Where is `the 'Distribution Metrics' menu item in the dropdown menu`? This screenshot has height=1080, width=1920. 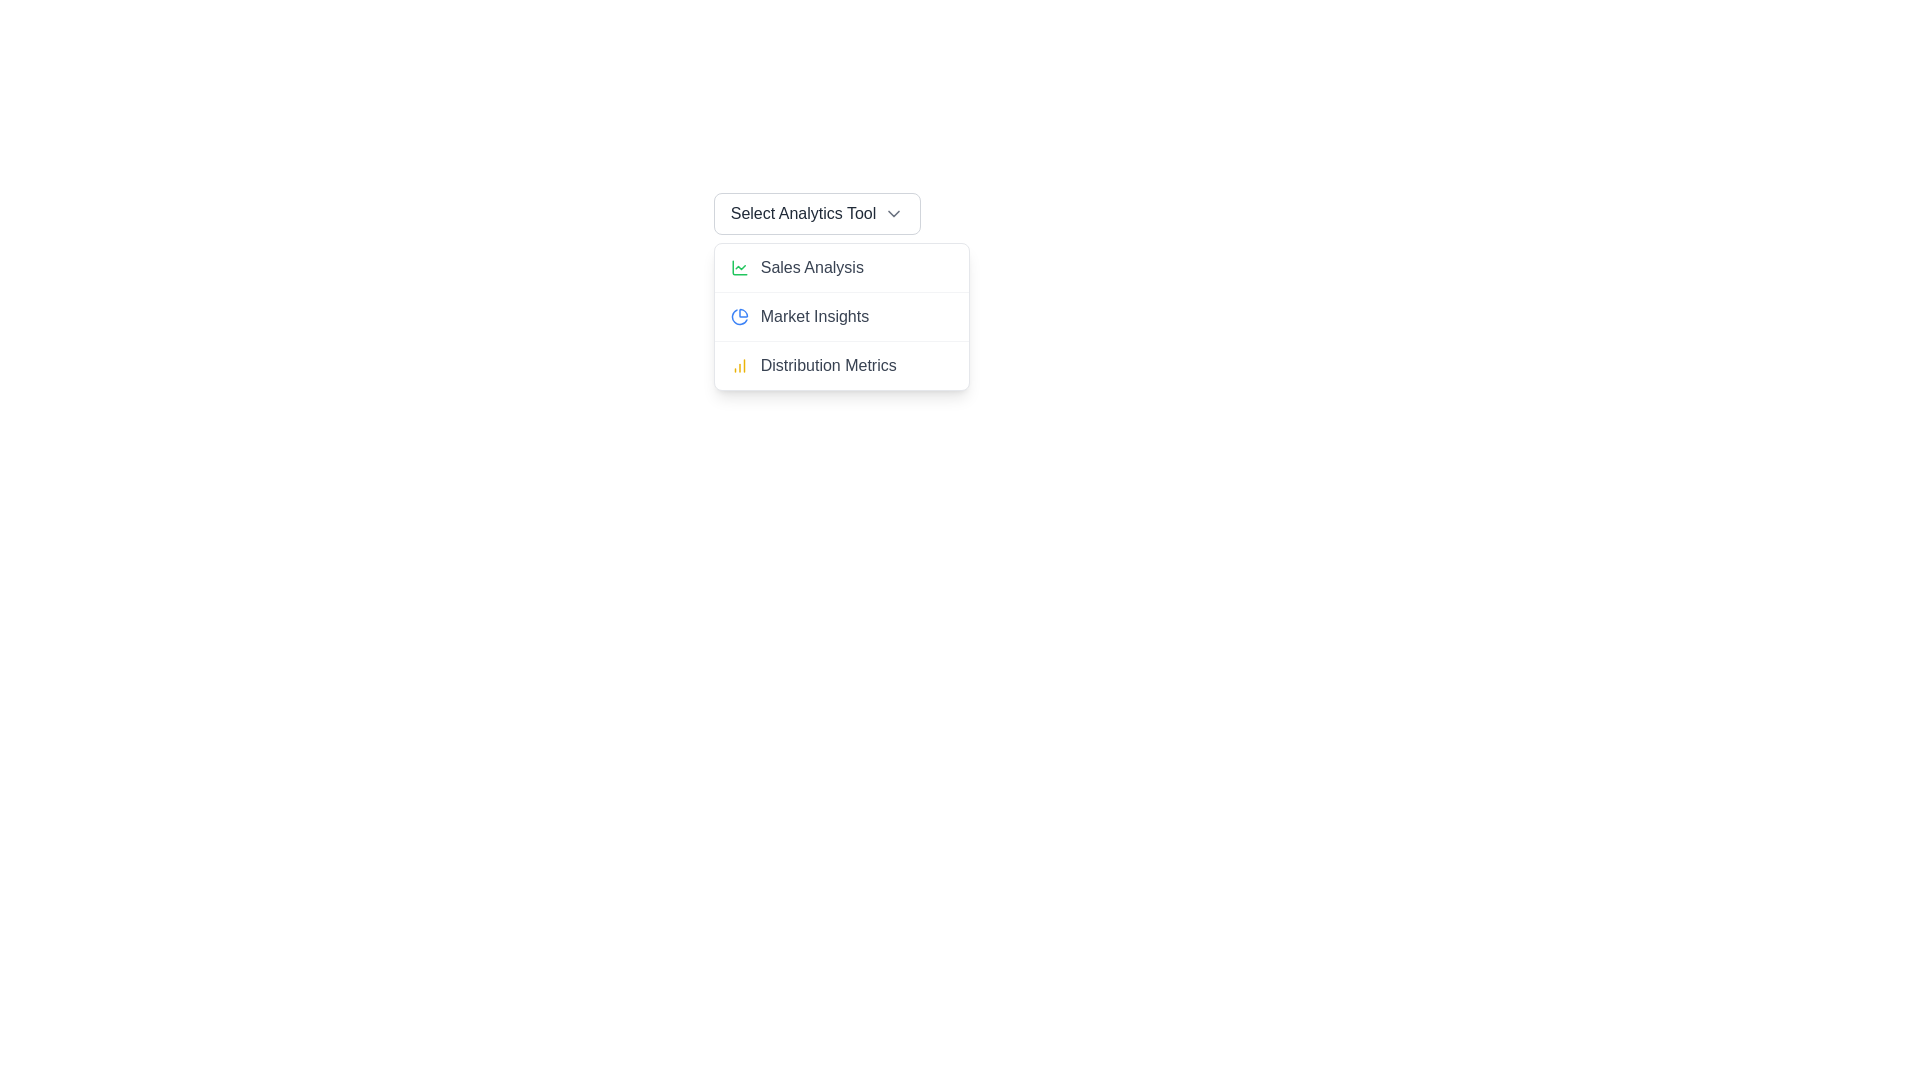
the 'Distribution Metrics' menu item in the dropdown menu is located at coordinates (841, 365).